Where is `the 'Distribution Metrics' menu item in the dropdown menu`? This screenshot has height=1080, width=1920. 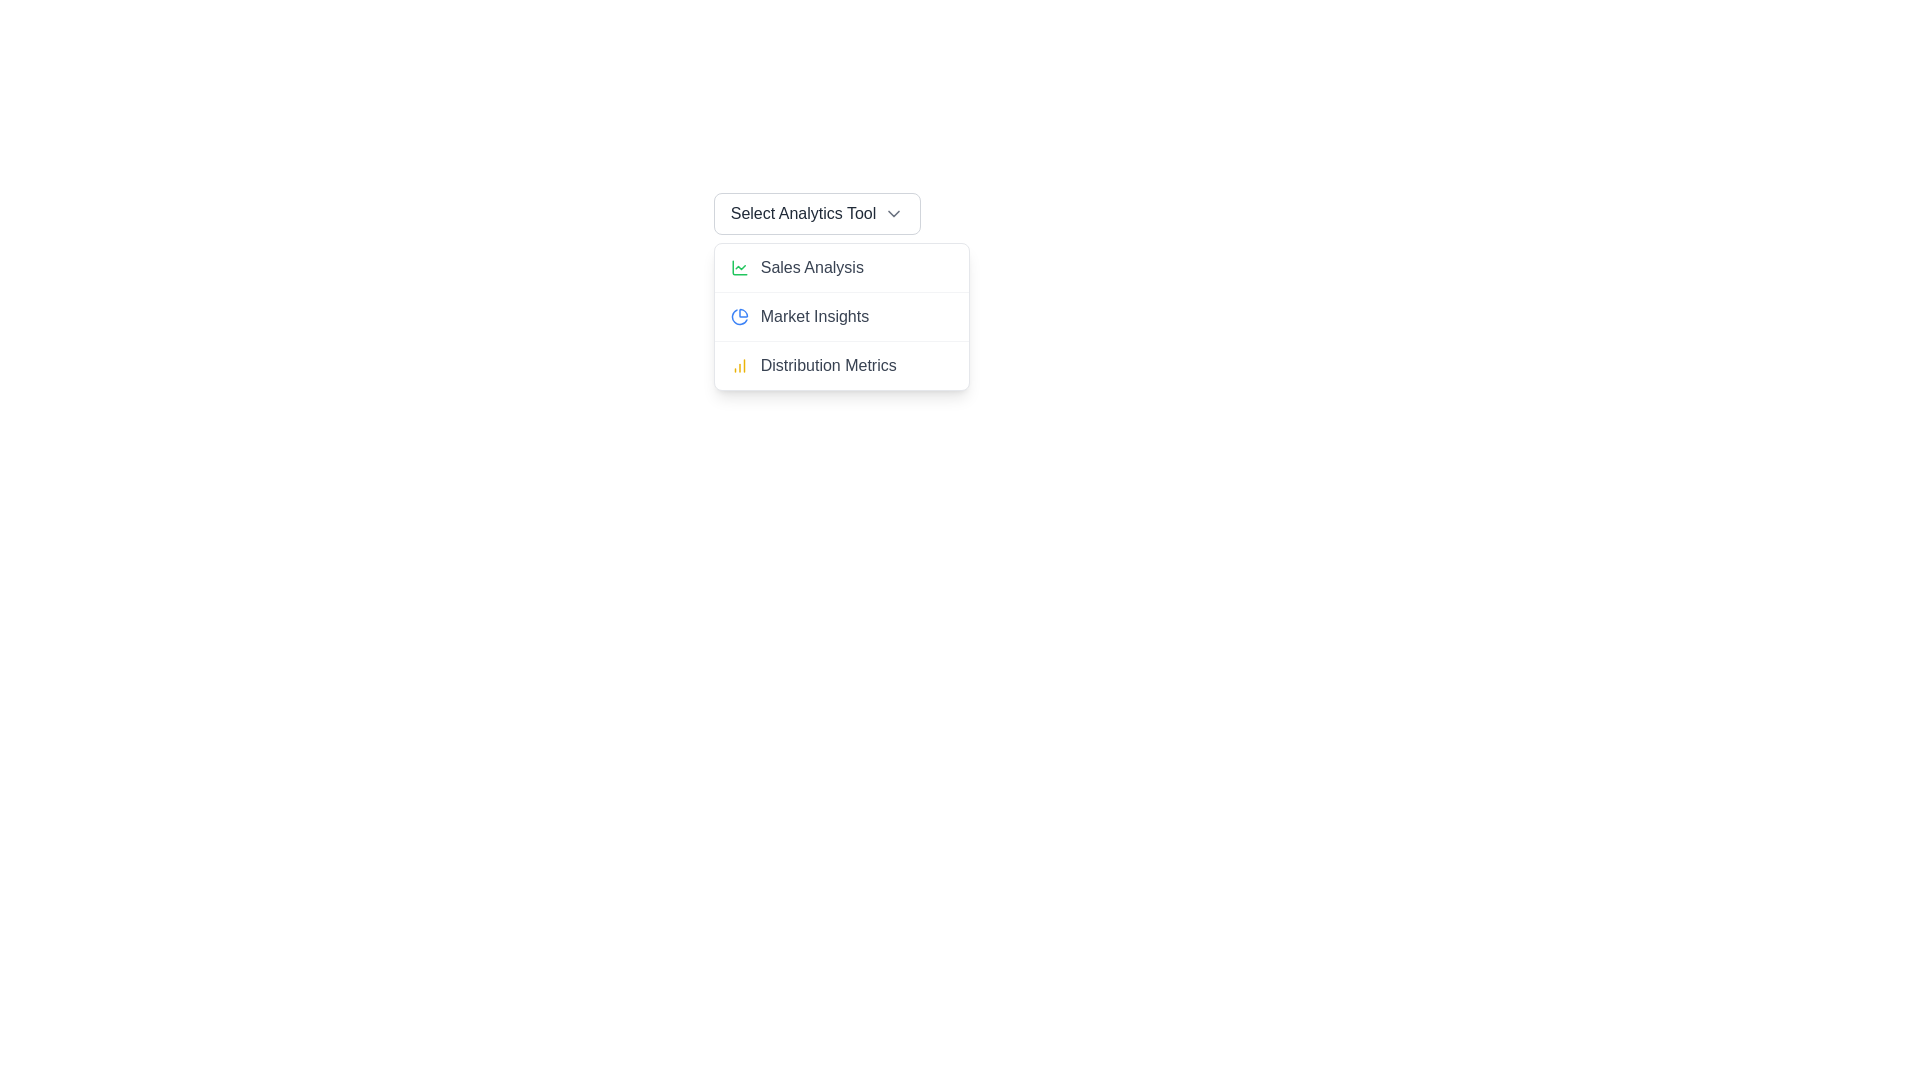
the 'Distribution Metrics' menu item in the dropdown menu is located at coordinates (841, 365).